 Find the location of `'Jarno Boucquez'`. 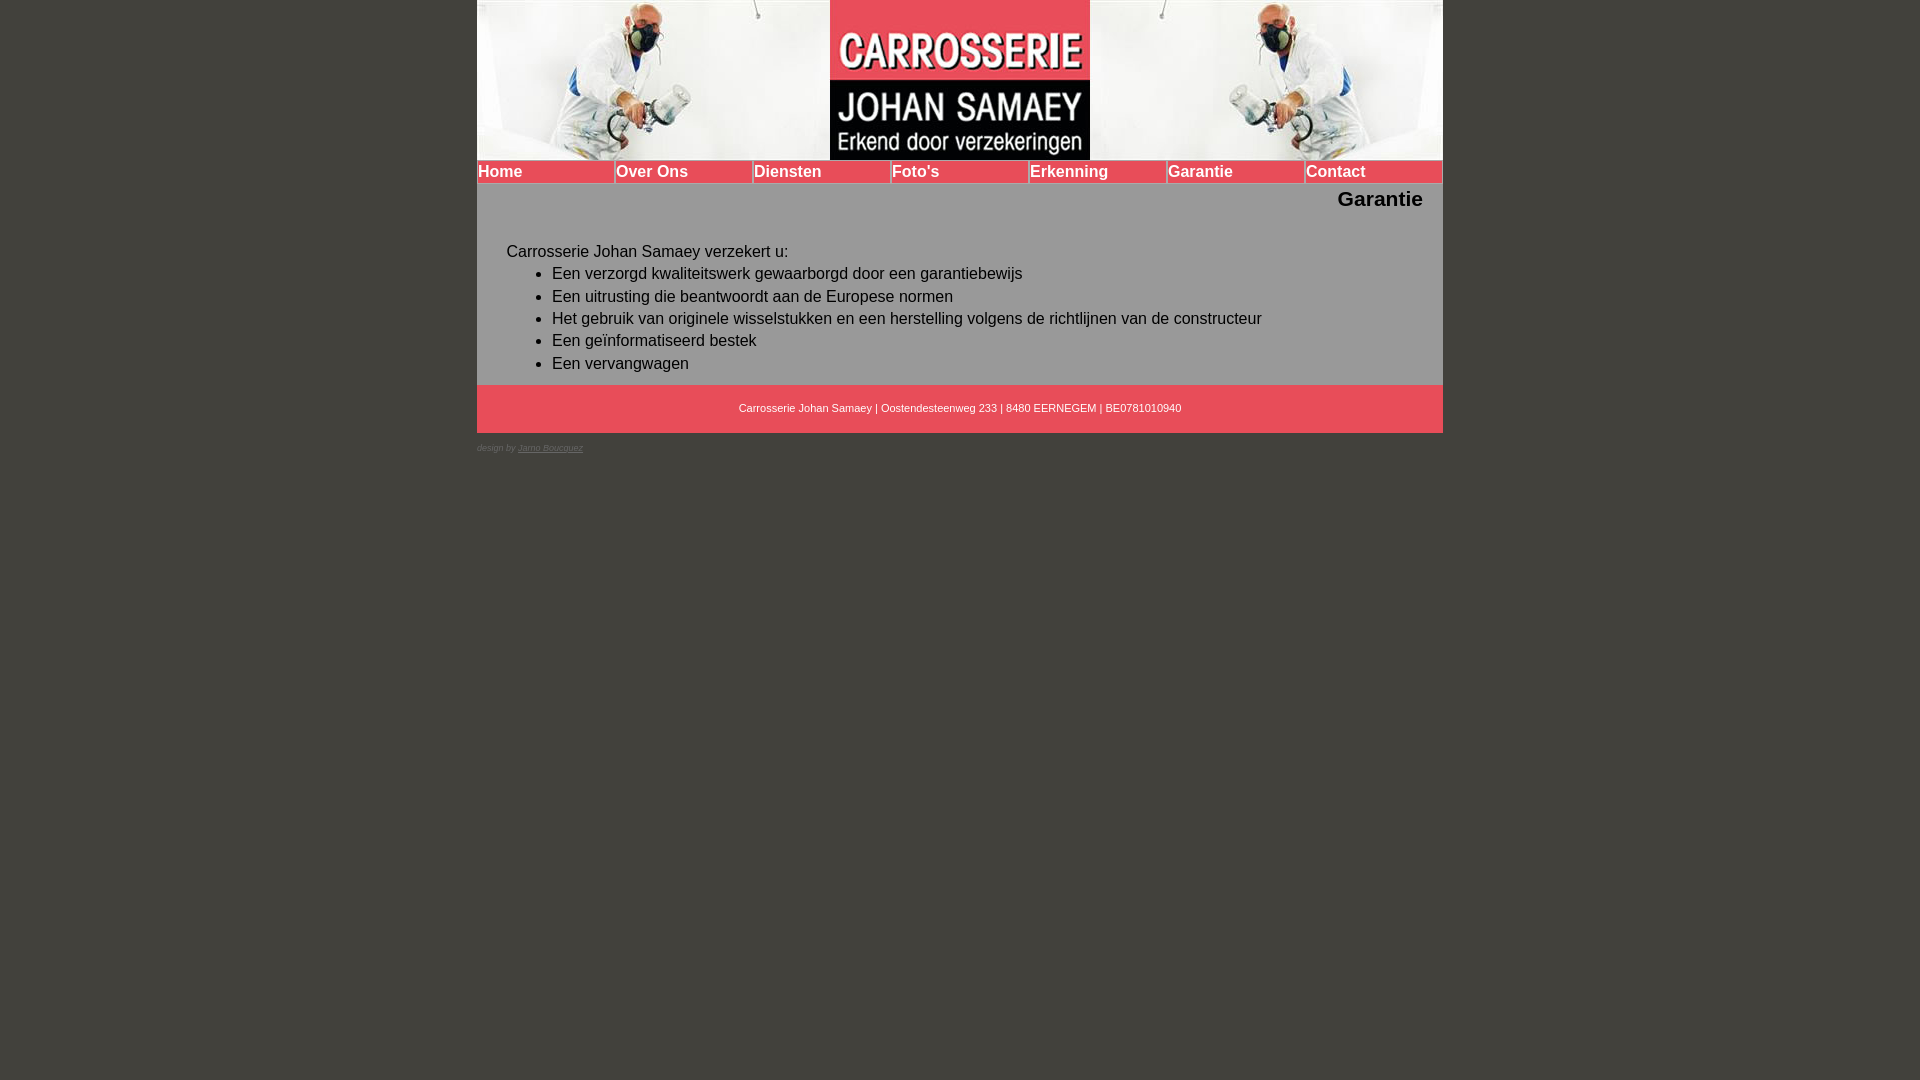

'Jarno Boucquez' is located at coordinates (550, 446).